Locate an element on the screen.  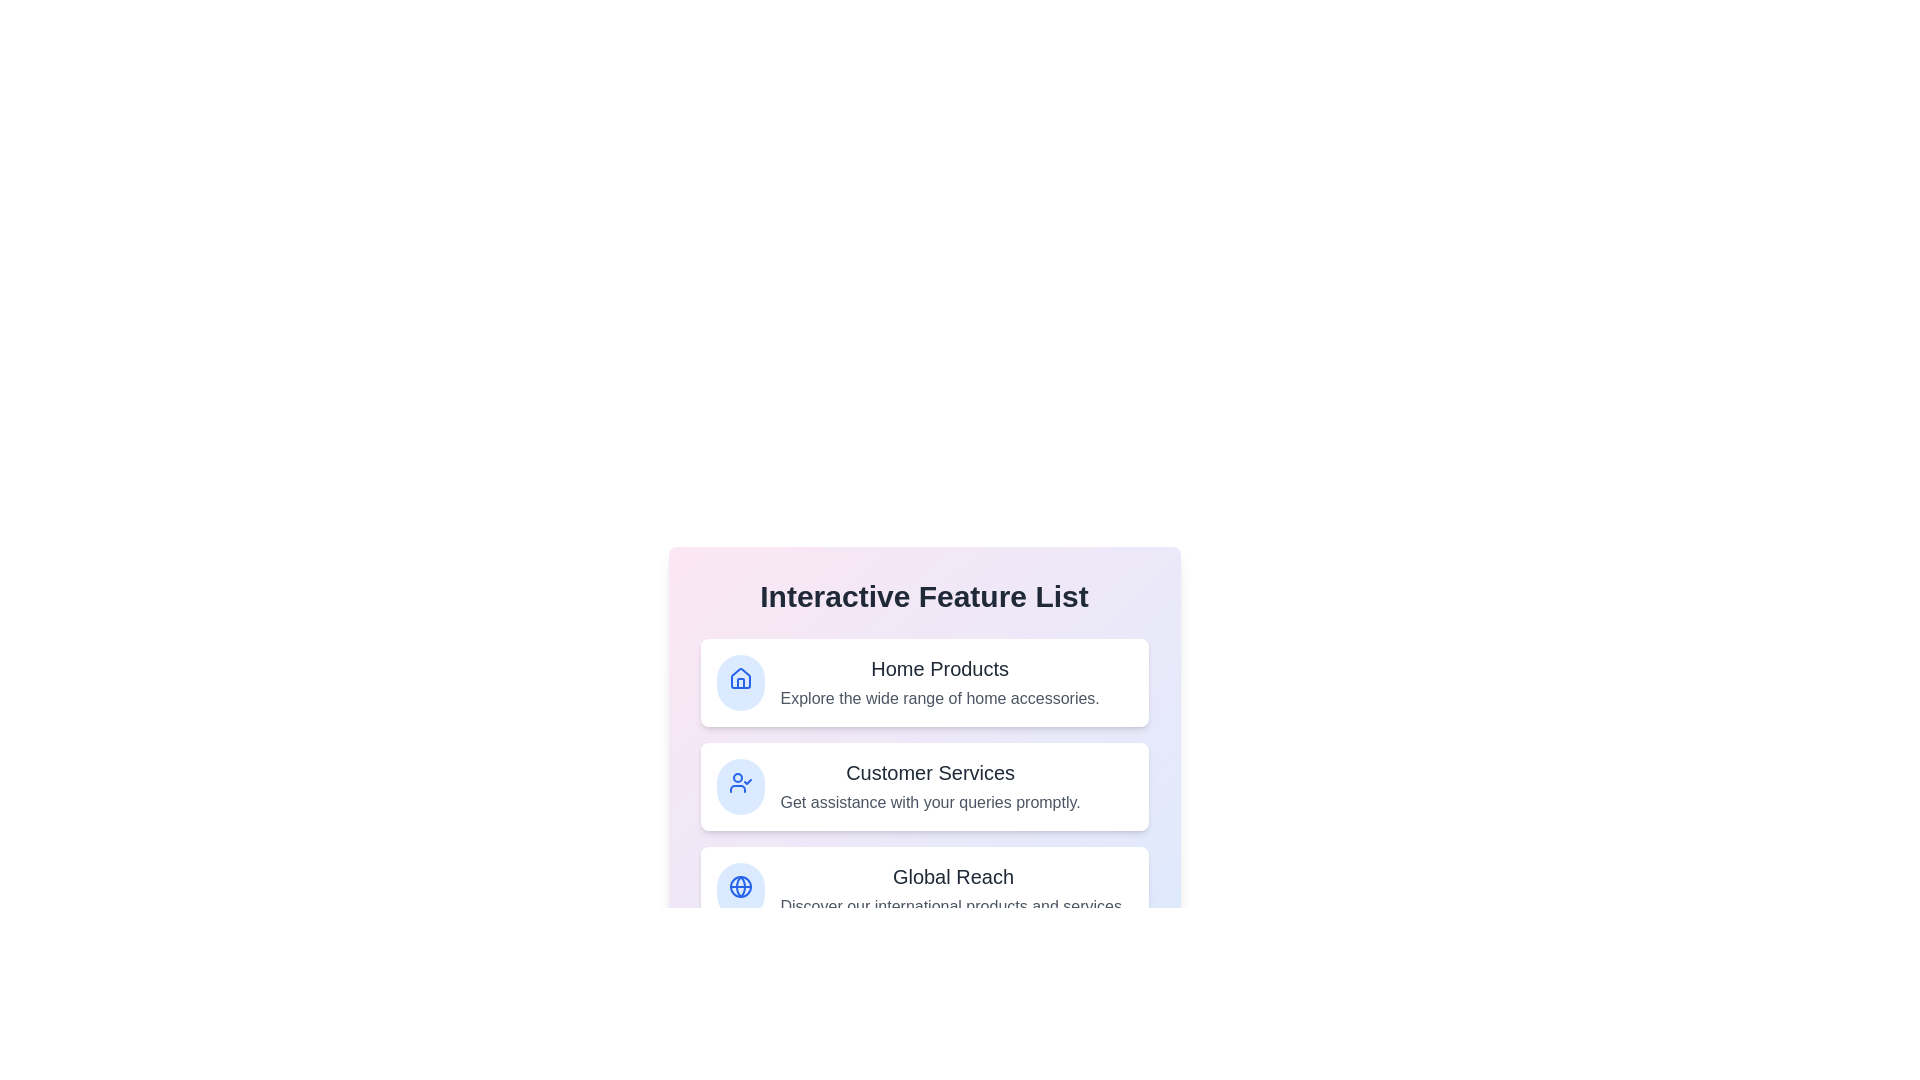
the item labeled Home Products to observe its hover effect is located at coordinates (923, 681).